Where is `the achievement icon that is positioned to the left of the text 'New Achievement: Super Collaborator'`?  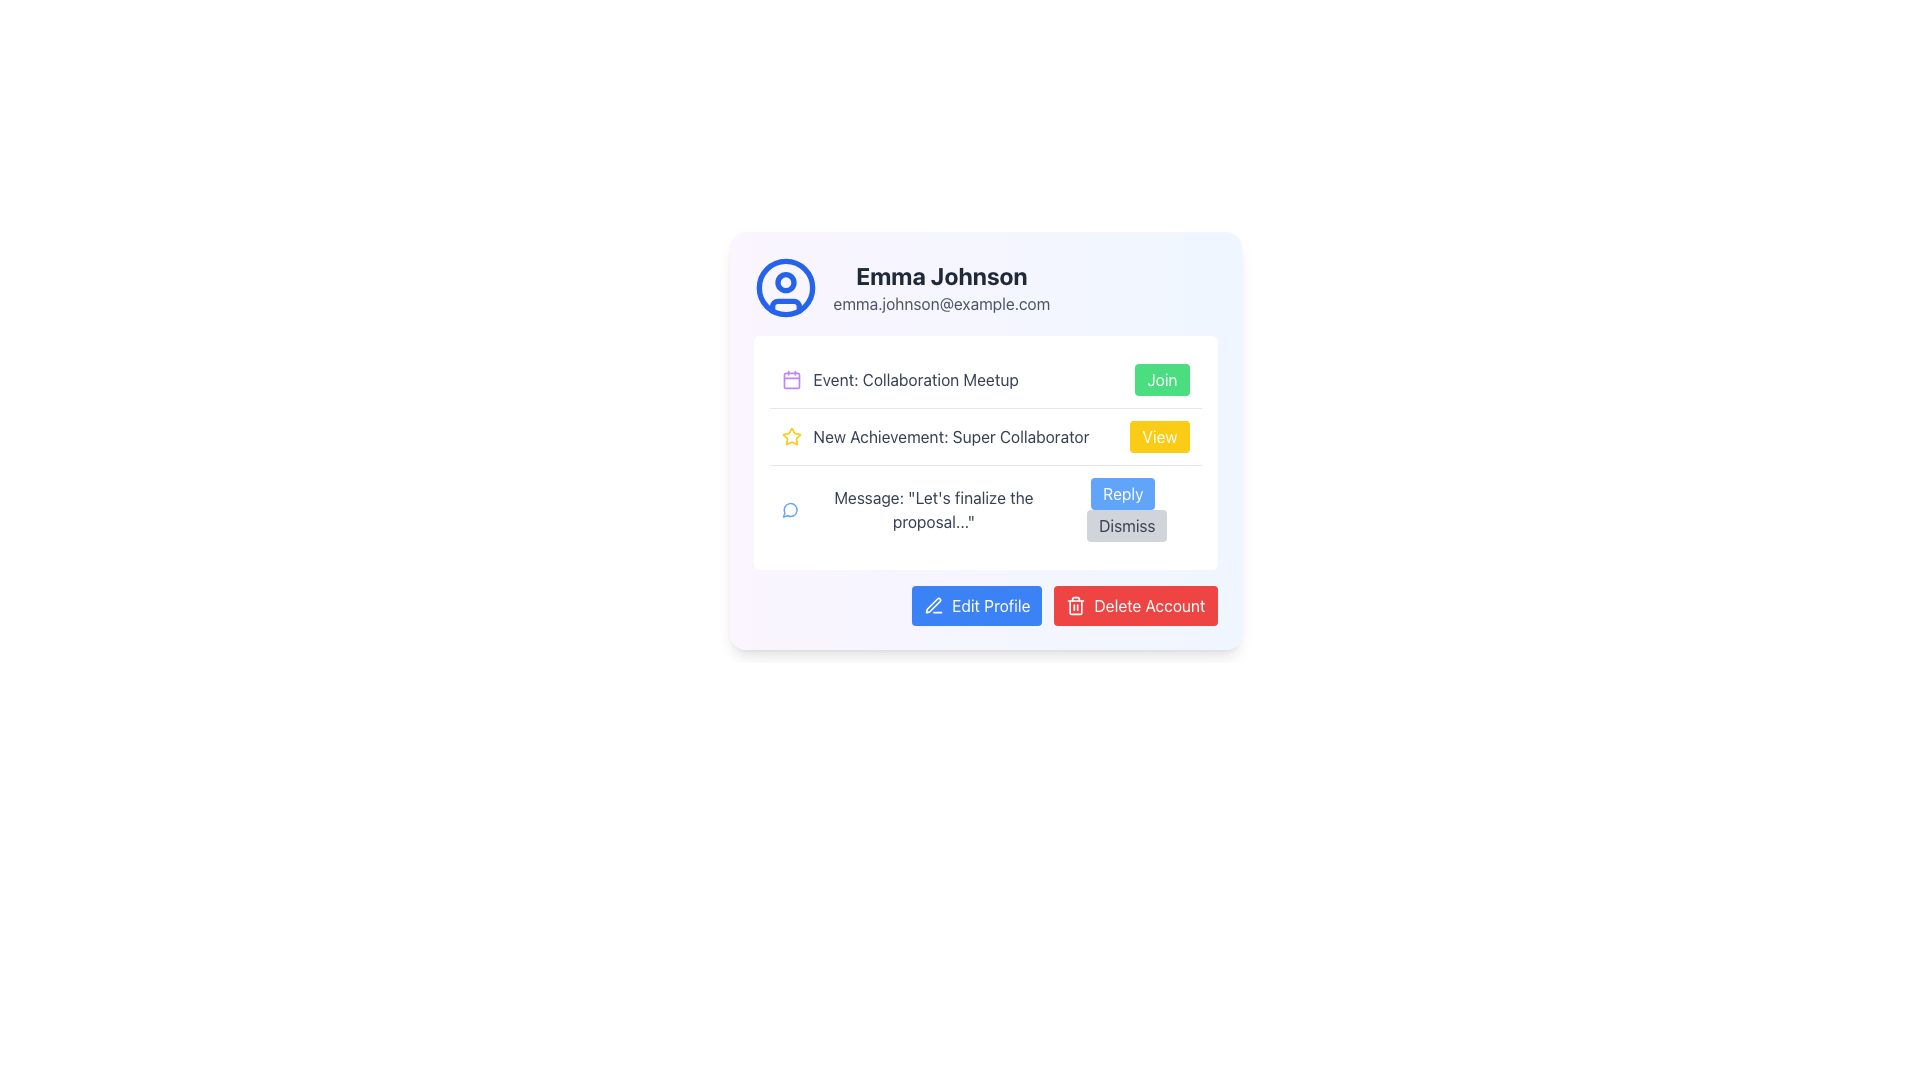 the achievement icon that is positioned to the left of the text 'New Achievement: Super Collaborator' is located at coordinates (790, 435).